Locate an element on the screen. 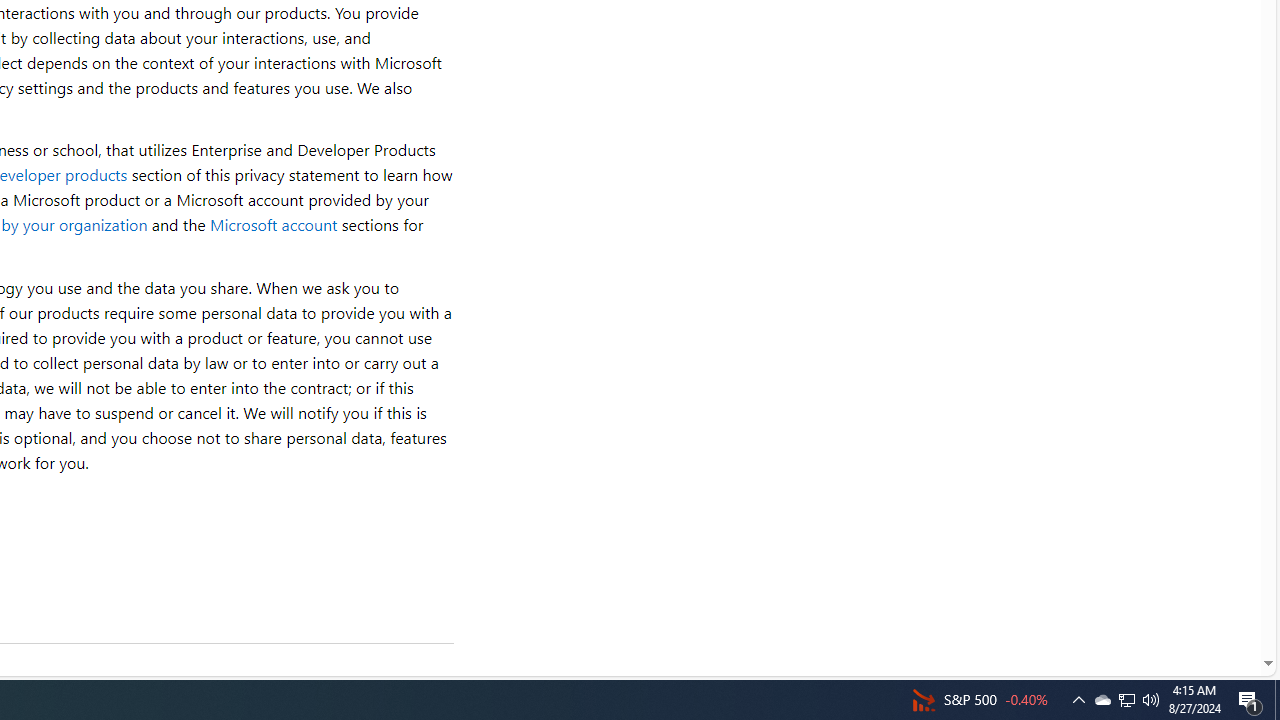 The height and width of the screenshot is (720, 1280). 'Microsoft account' is located at coordinates (272, 225).